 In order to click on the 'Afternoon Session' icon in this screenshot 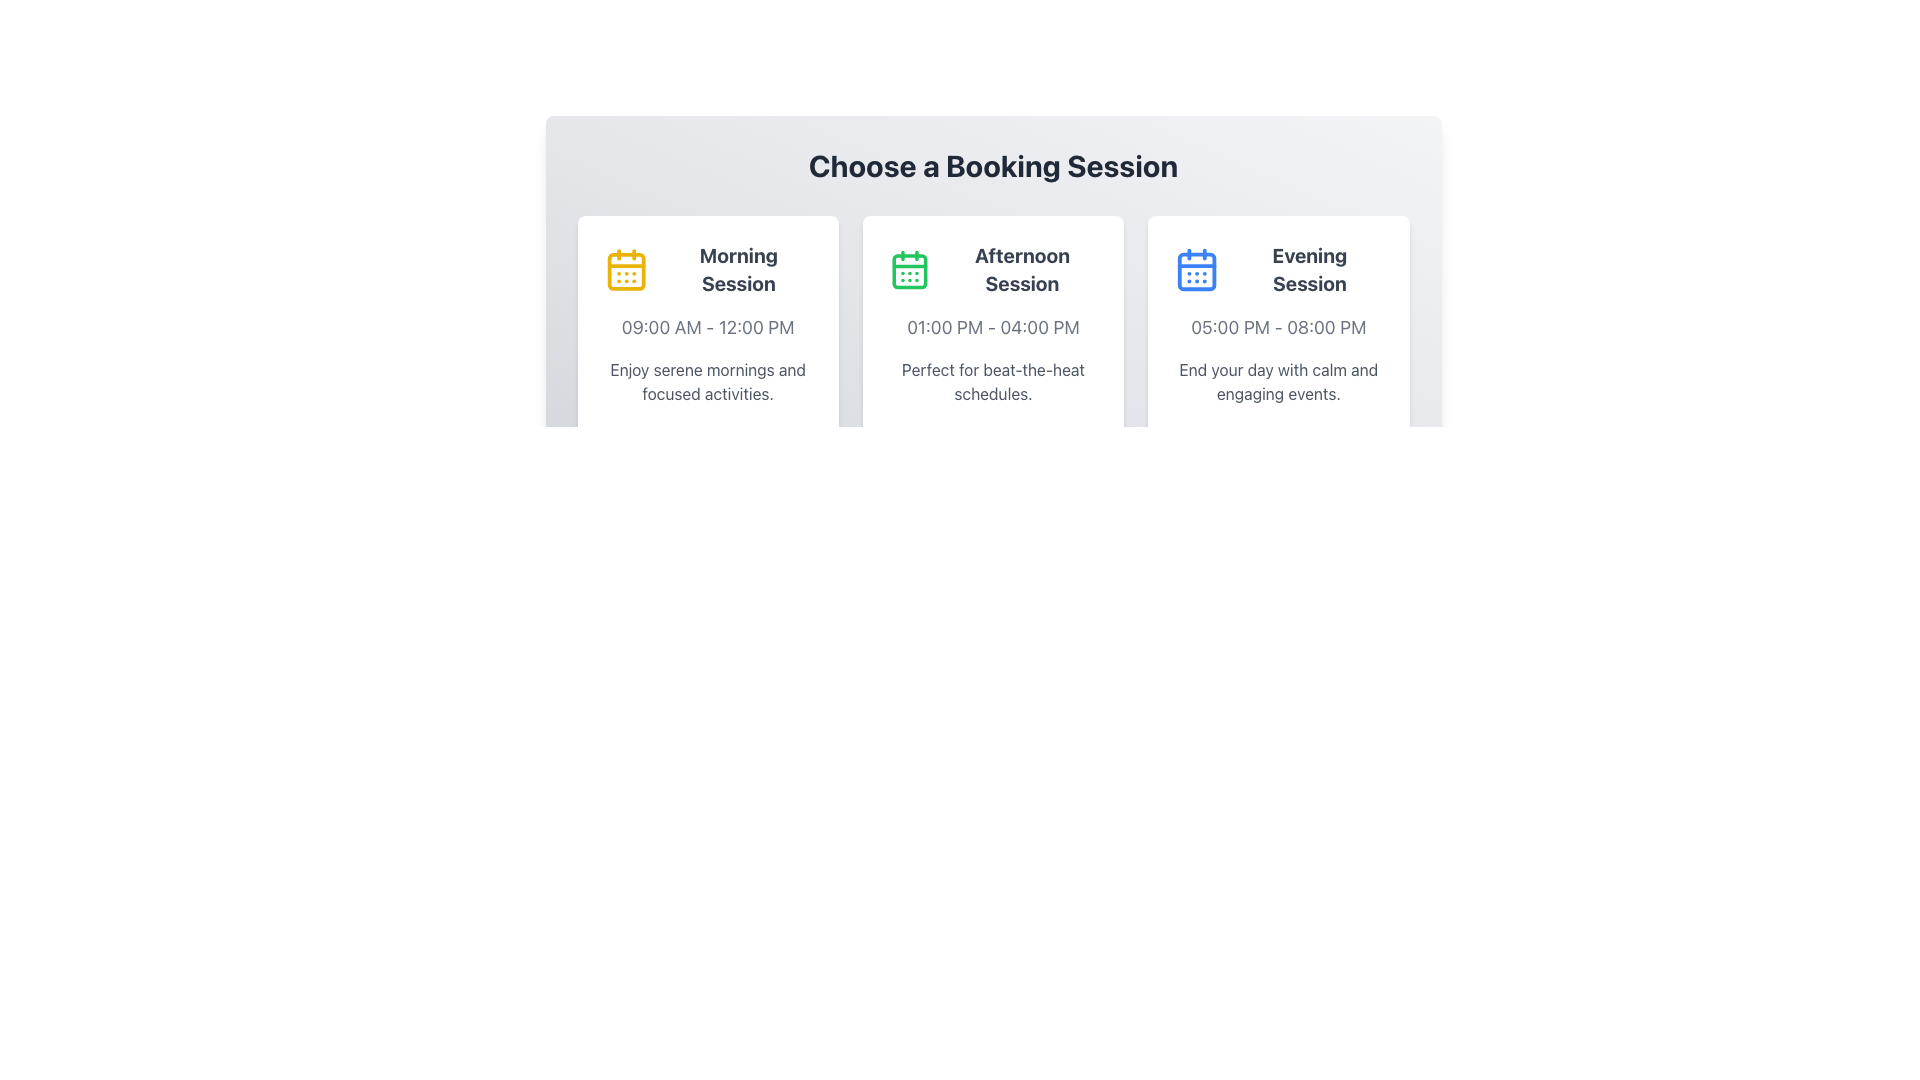, I will do `click(908, 270)`.